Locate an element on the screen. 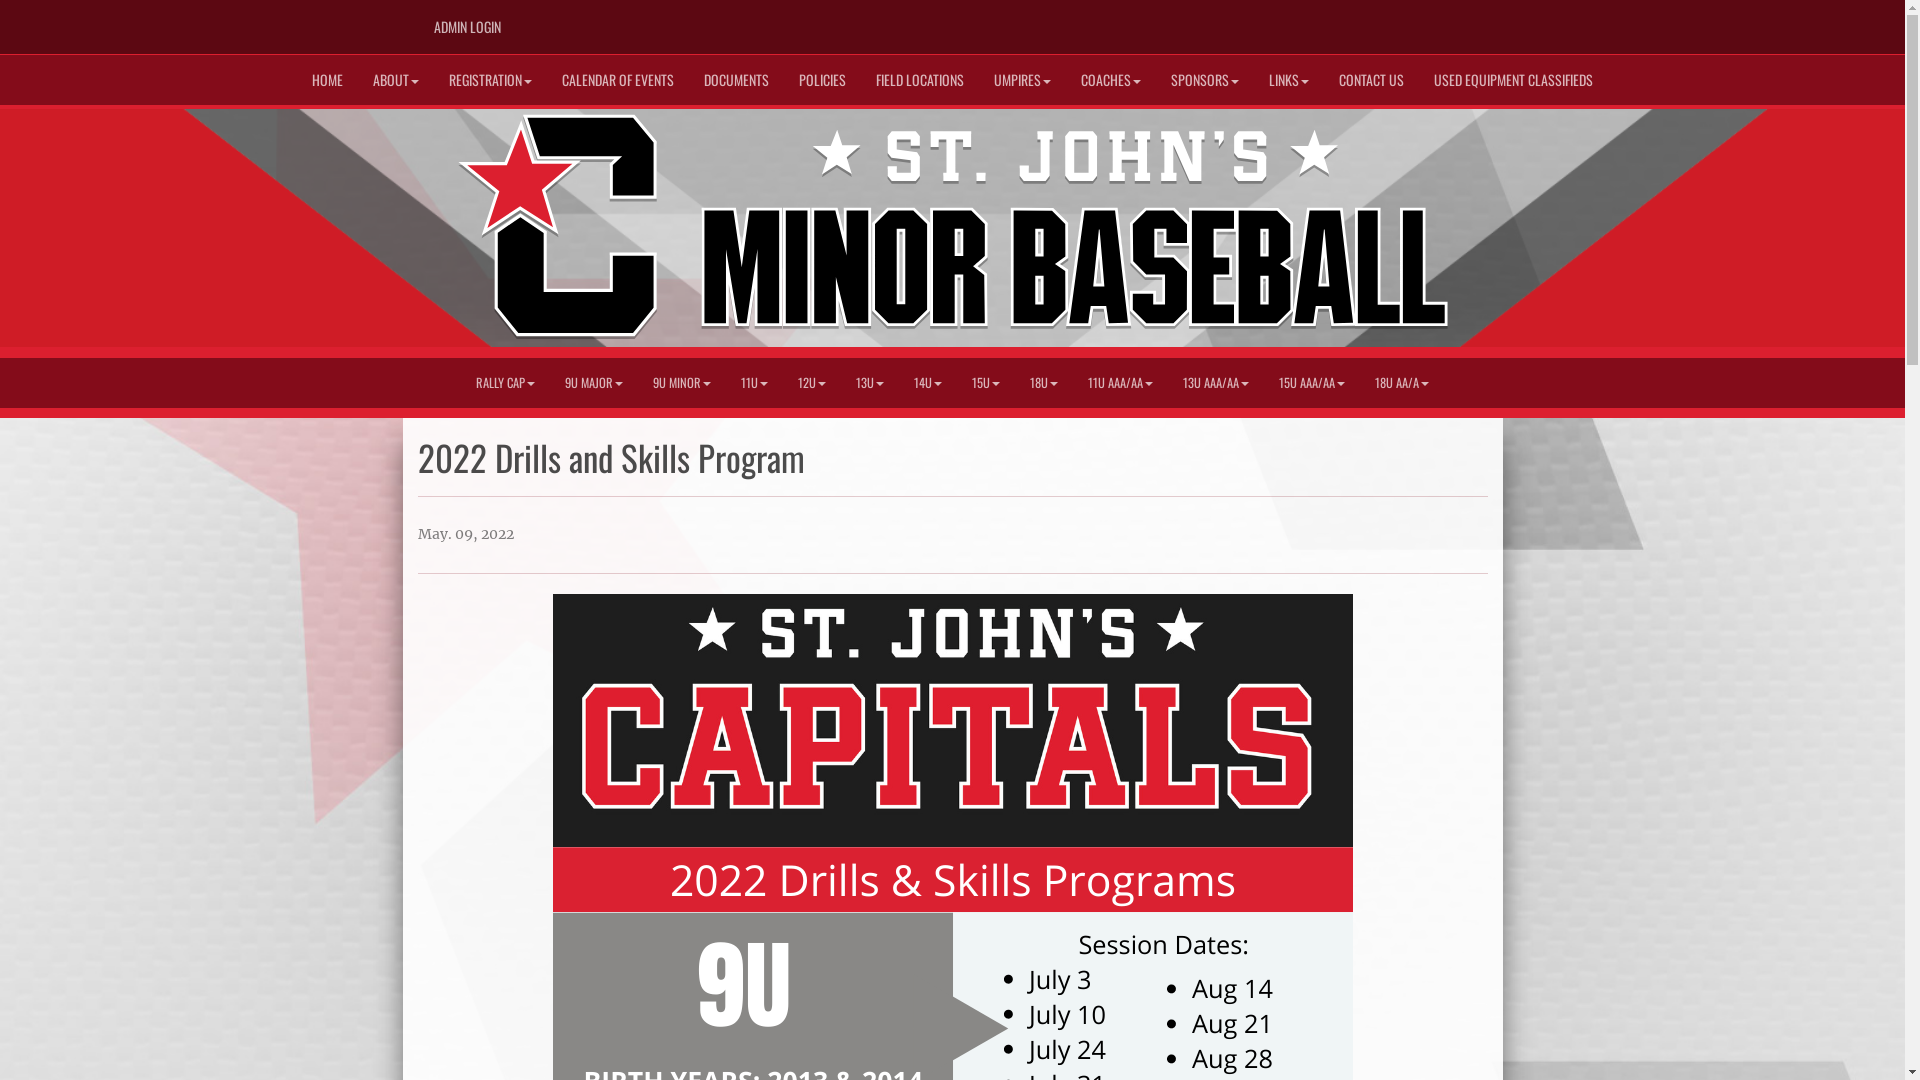 This screenshot has height=1080, width=1920. 'FIELD LOCATIONS' is located at coordinates (919, 79).